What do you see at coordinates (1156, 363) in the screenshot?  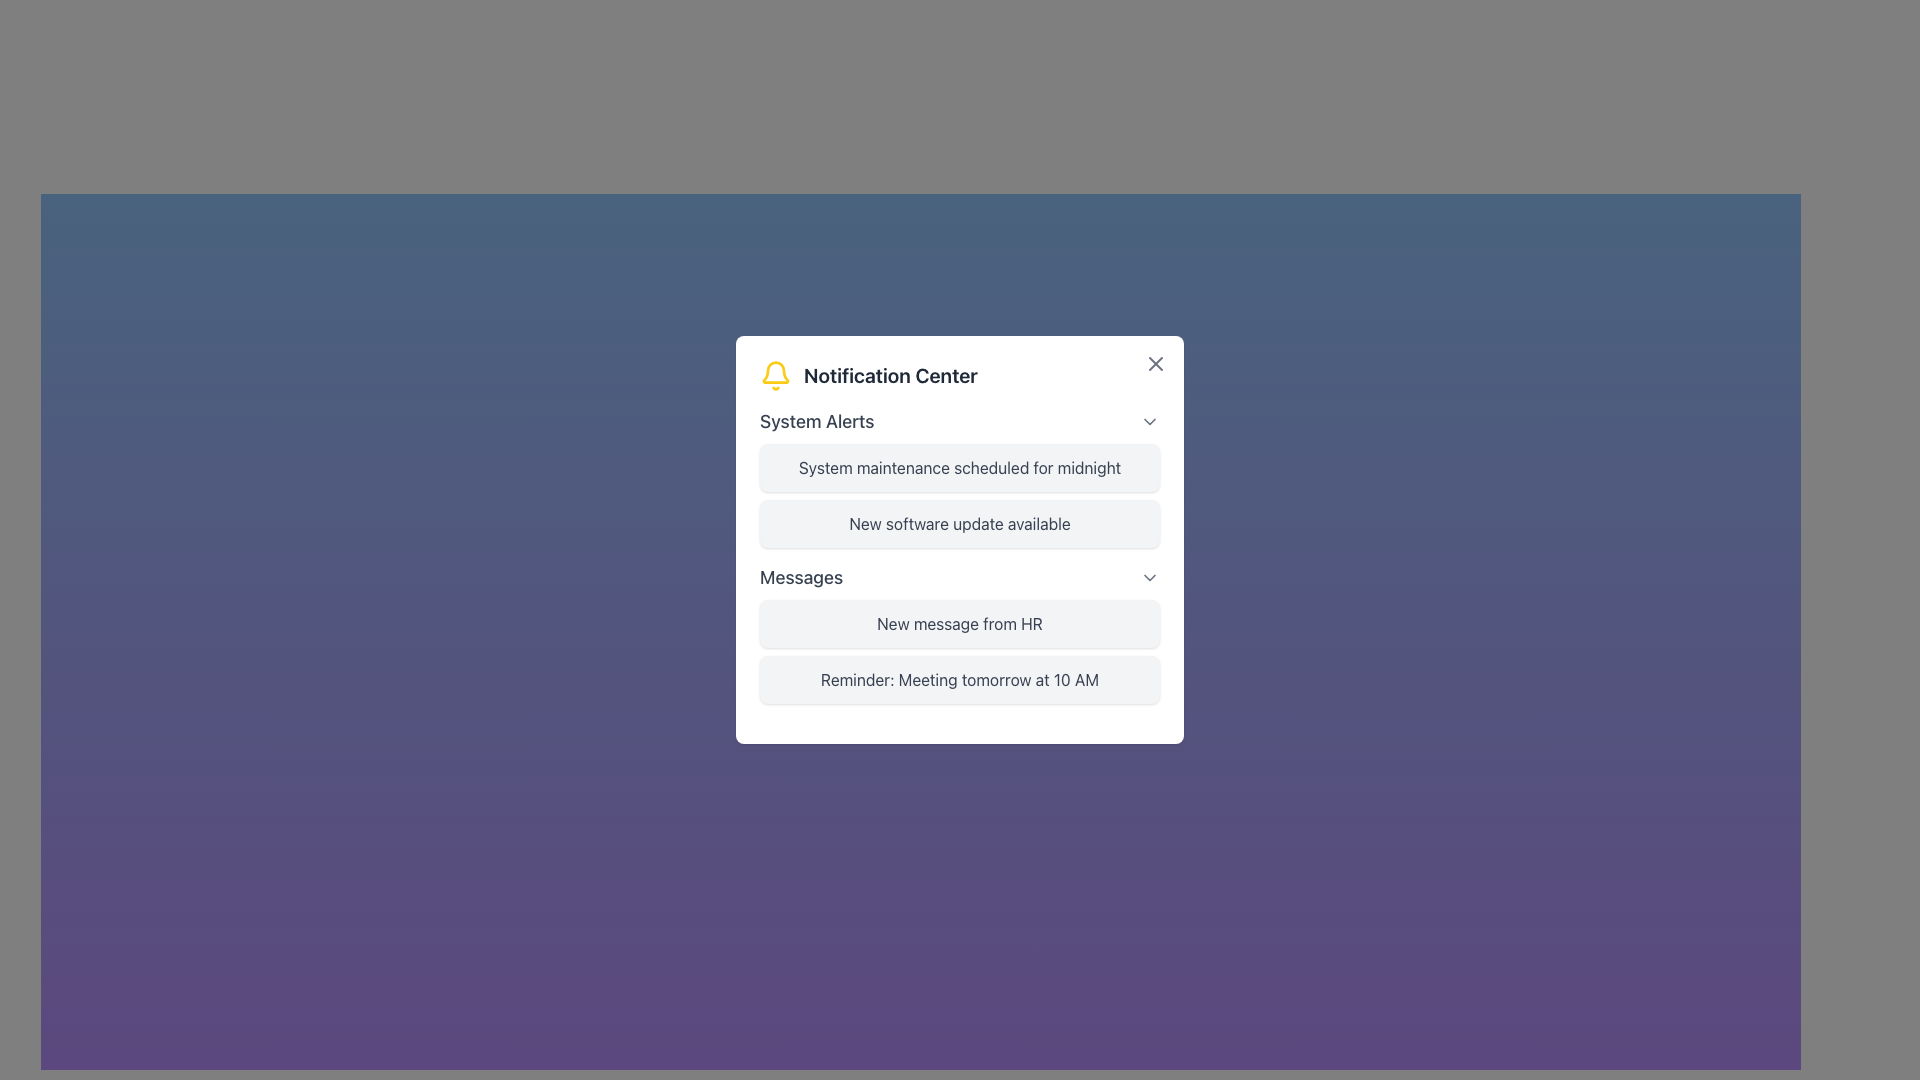 I see `the close button located at the top-right corner of the 'Notification Center' modal` at bounding box center [1156, 363].